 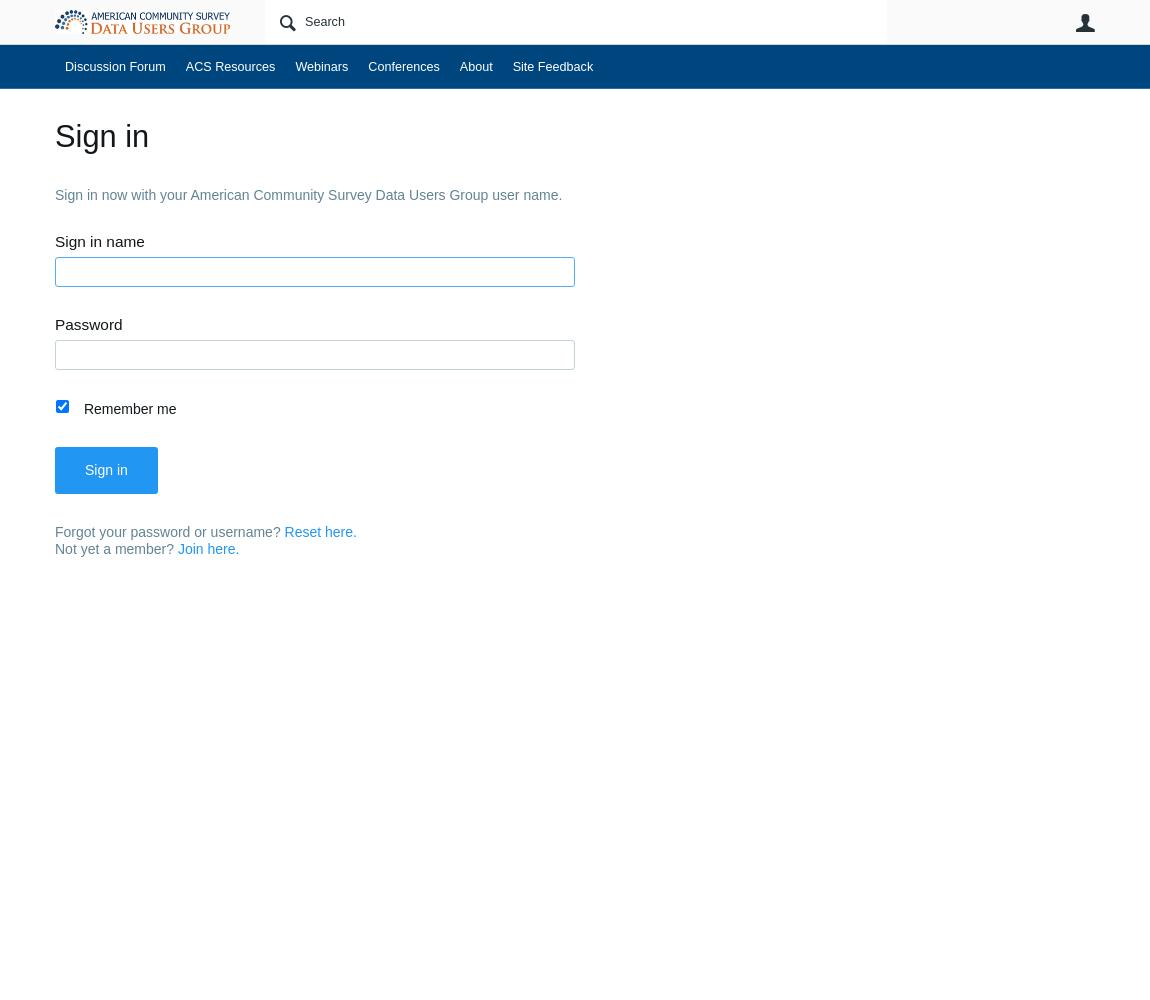 What do you see at coordinates (53, 193) in the screenshot?
I see `'Sign in now with your American Community Survey Data Users Group user name.'` at bounding box center [53, 193].